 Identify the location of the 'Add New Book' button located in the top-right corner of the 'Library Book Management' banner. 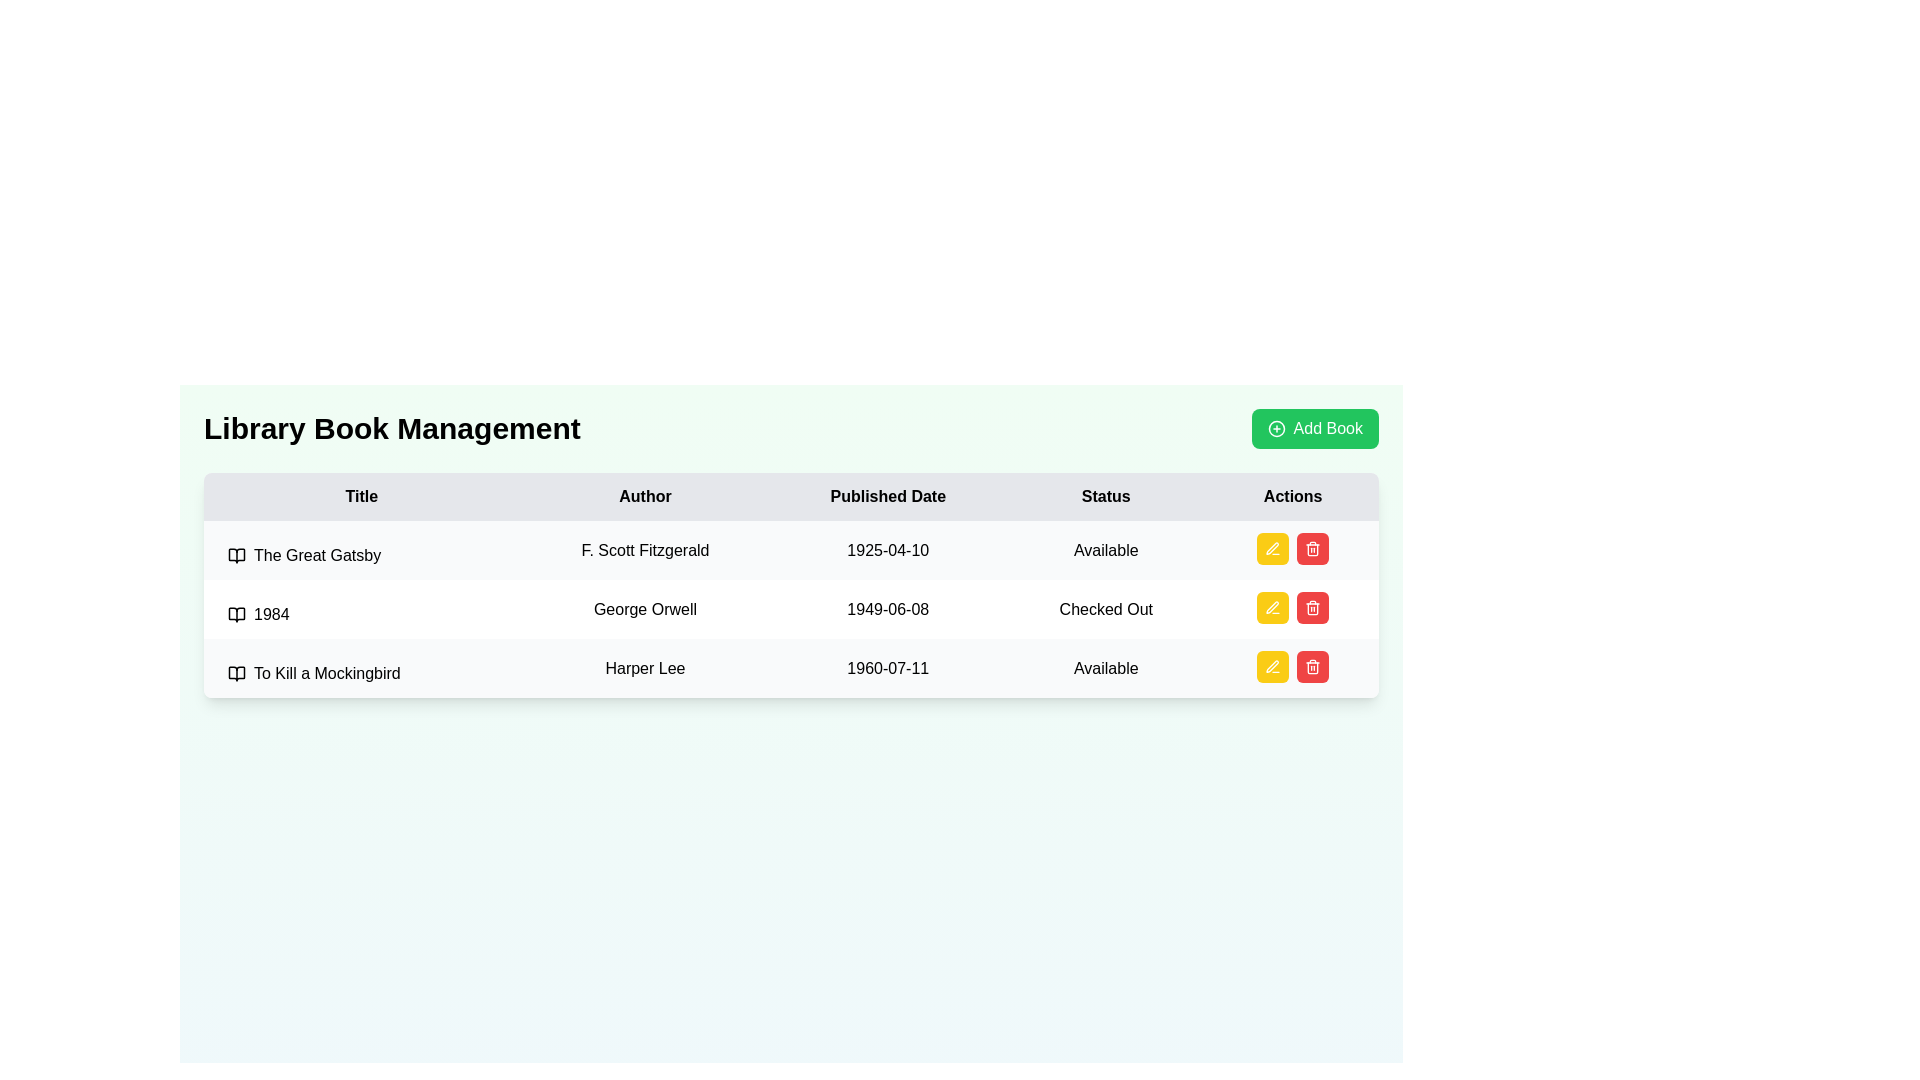
(1315, 427).